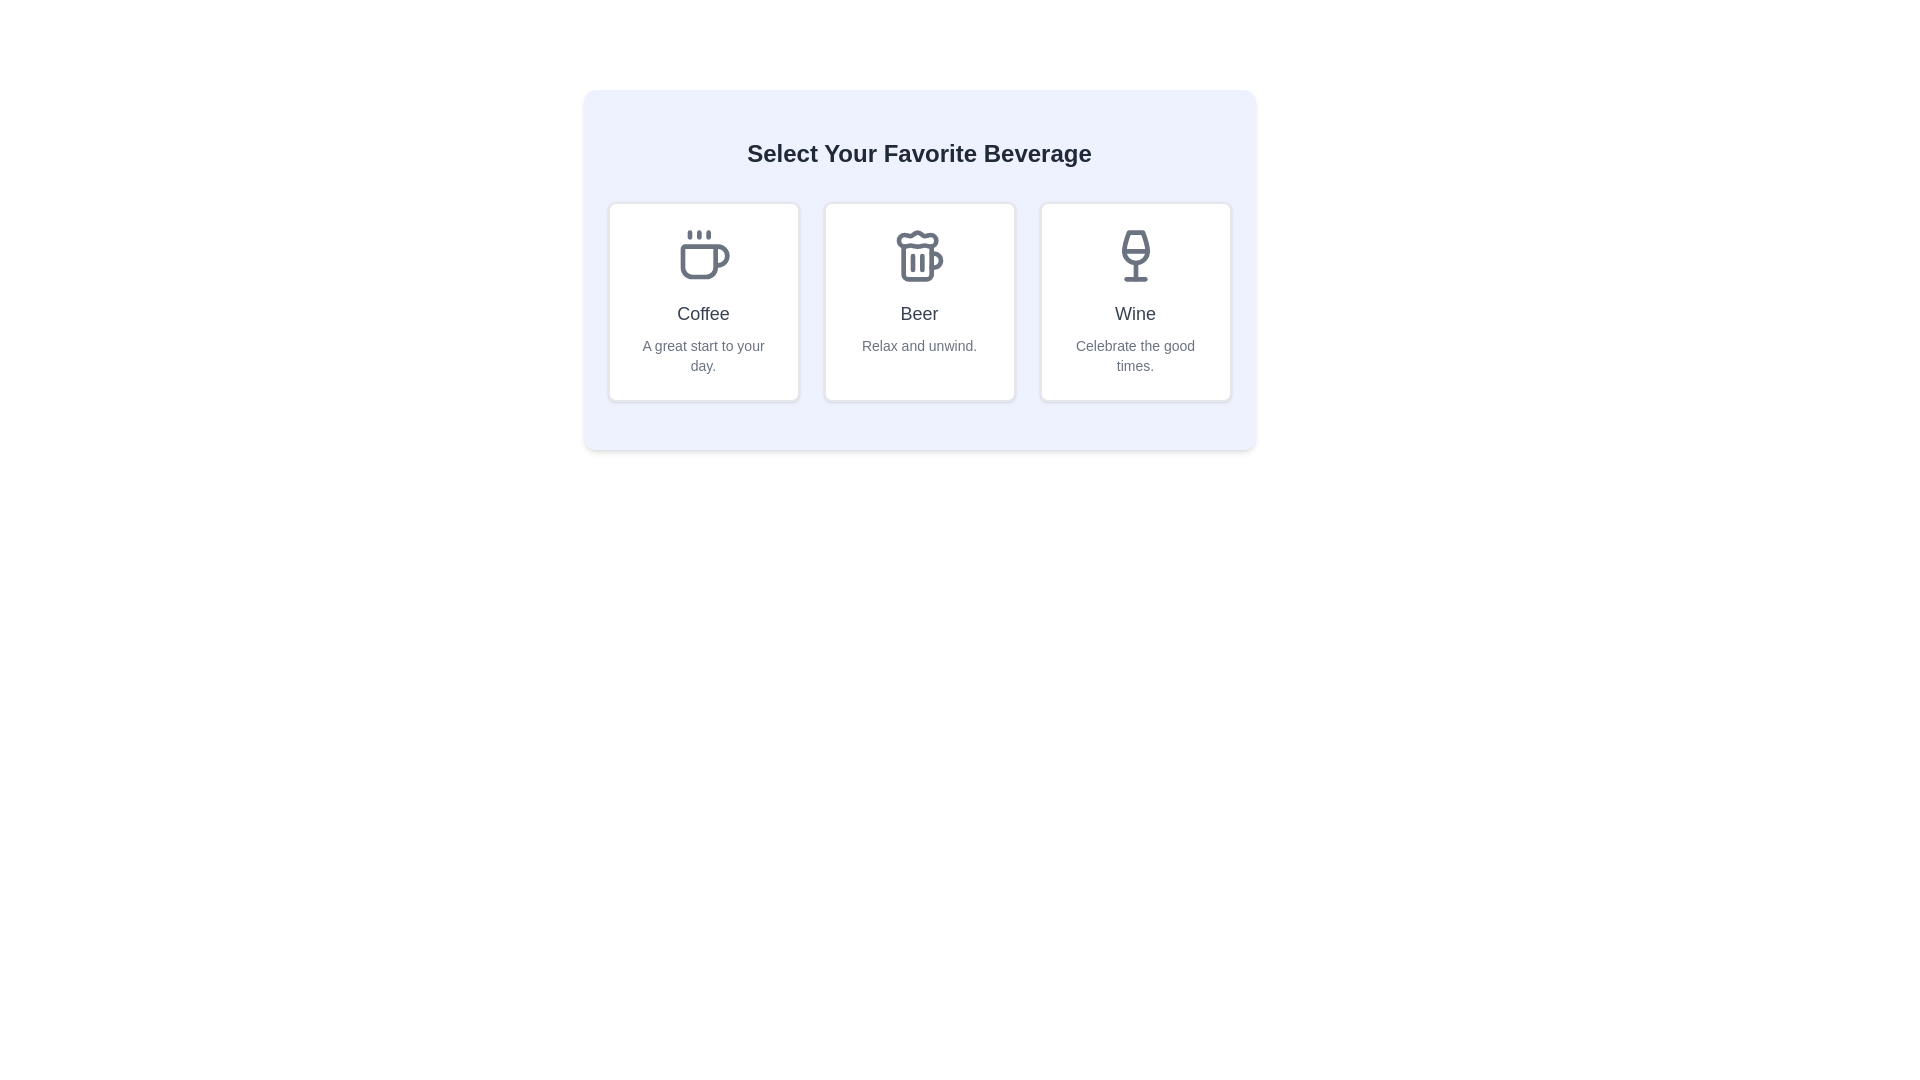 This screenshot has height=1080, width=1920. I want to click on the wine glass icon, which is the third option in the horizontal beverage choices labeled 'Wine', displayed in gray color, so click(1135, 246).